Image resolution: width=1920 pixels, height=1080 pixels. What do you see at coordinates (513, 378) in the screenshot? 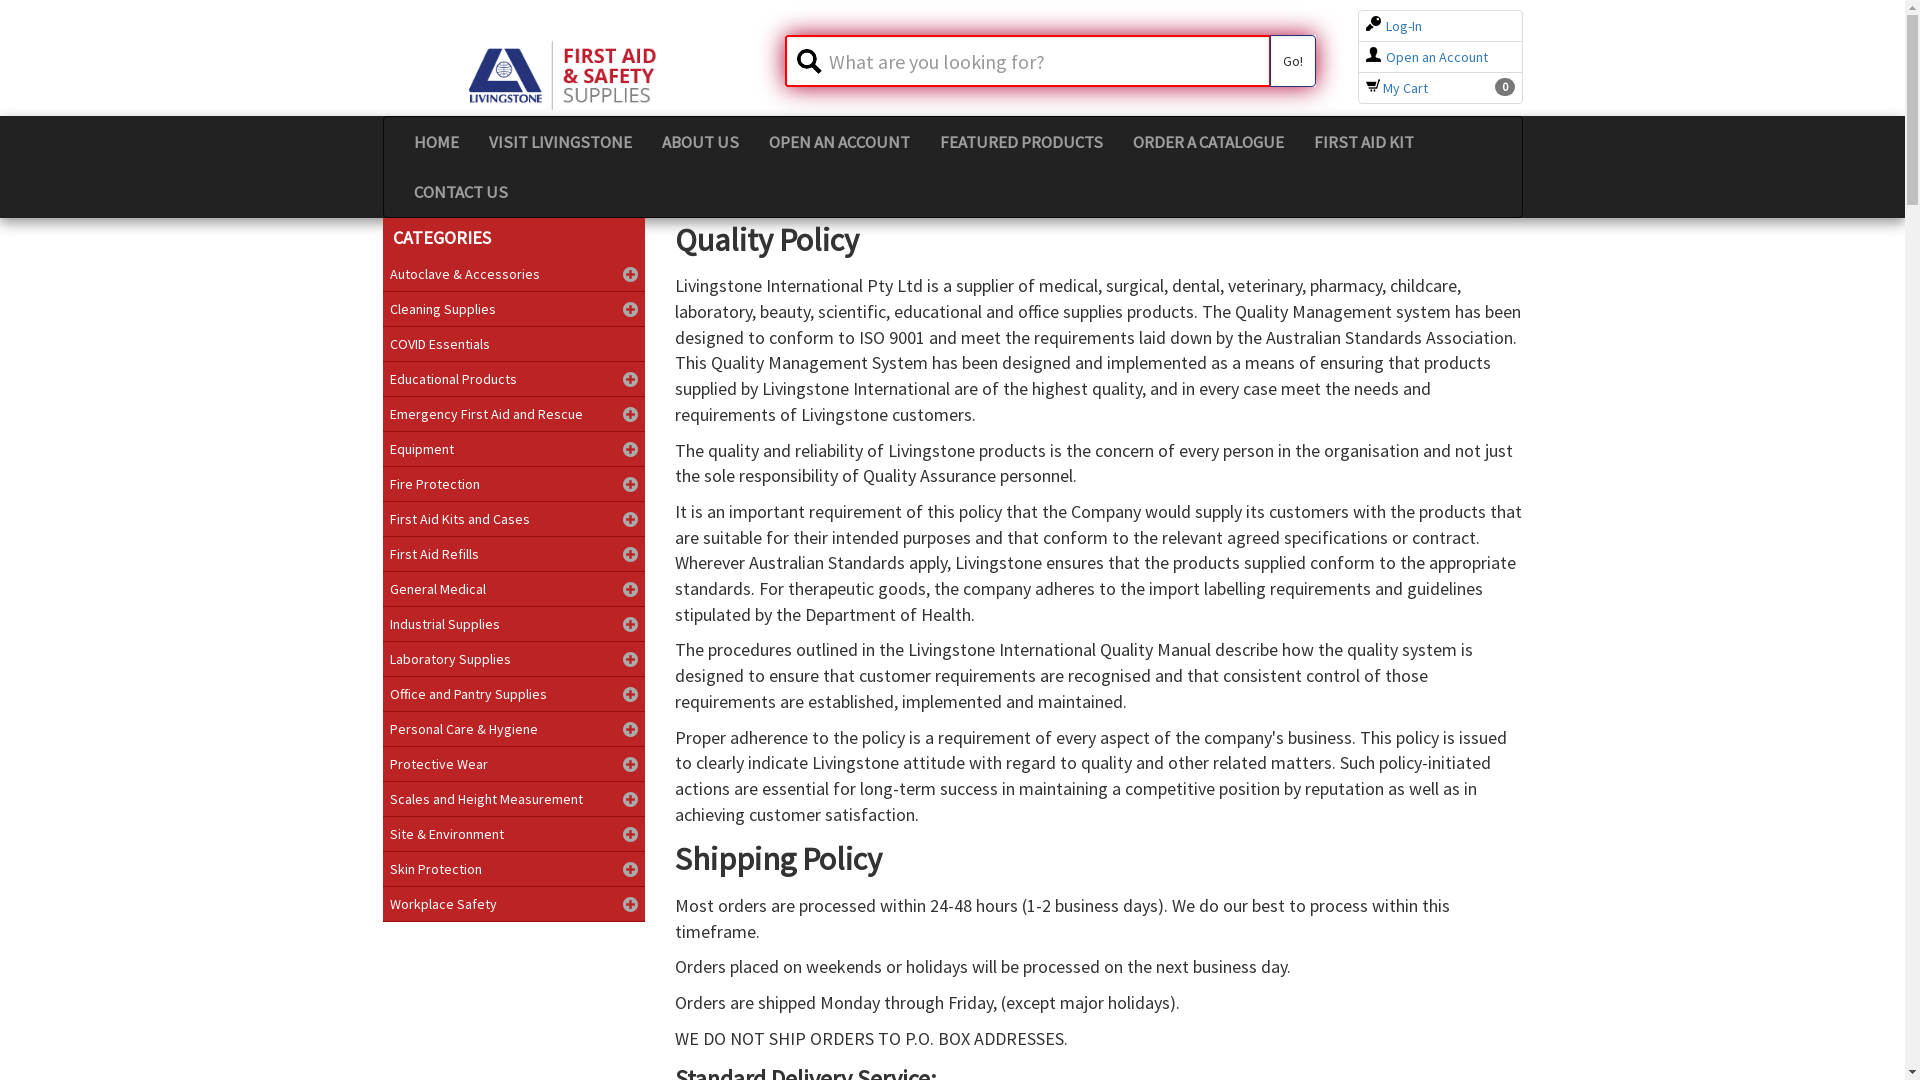
I see `'Educational Products'` at bounding box center [513, 378].